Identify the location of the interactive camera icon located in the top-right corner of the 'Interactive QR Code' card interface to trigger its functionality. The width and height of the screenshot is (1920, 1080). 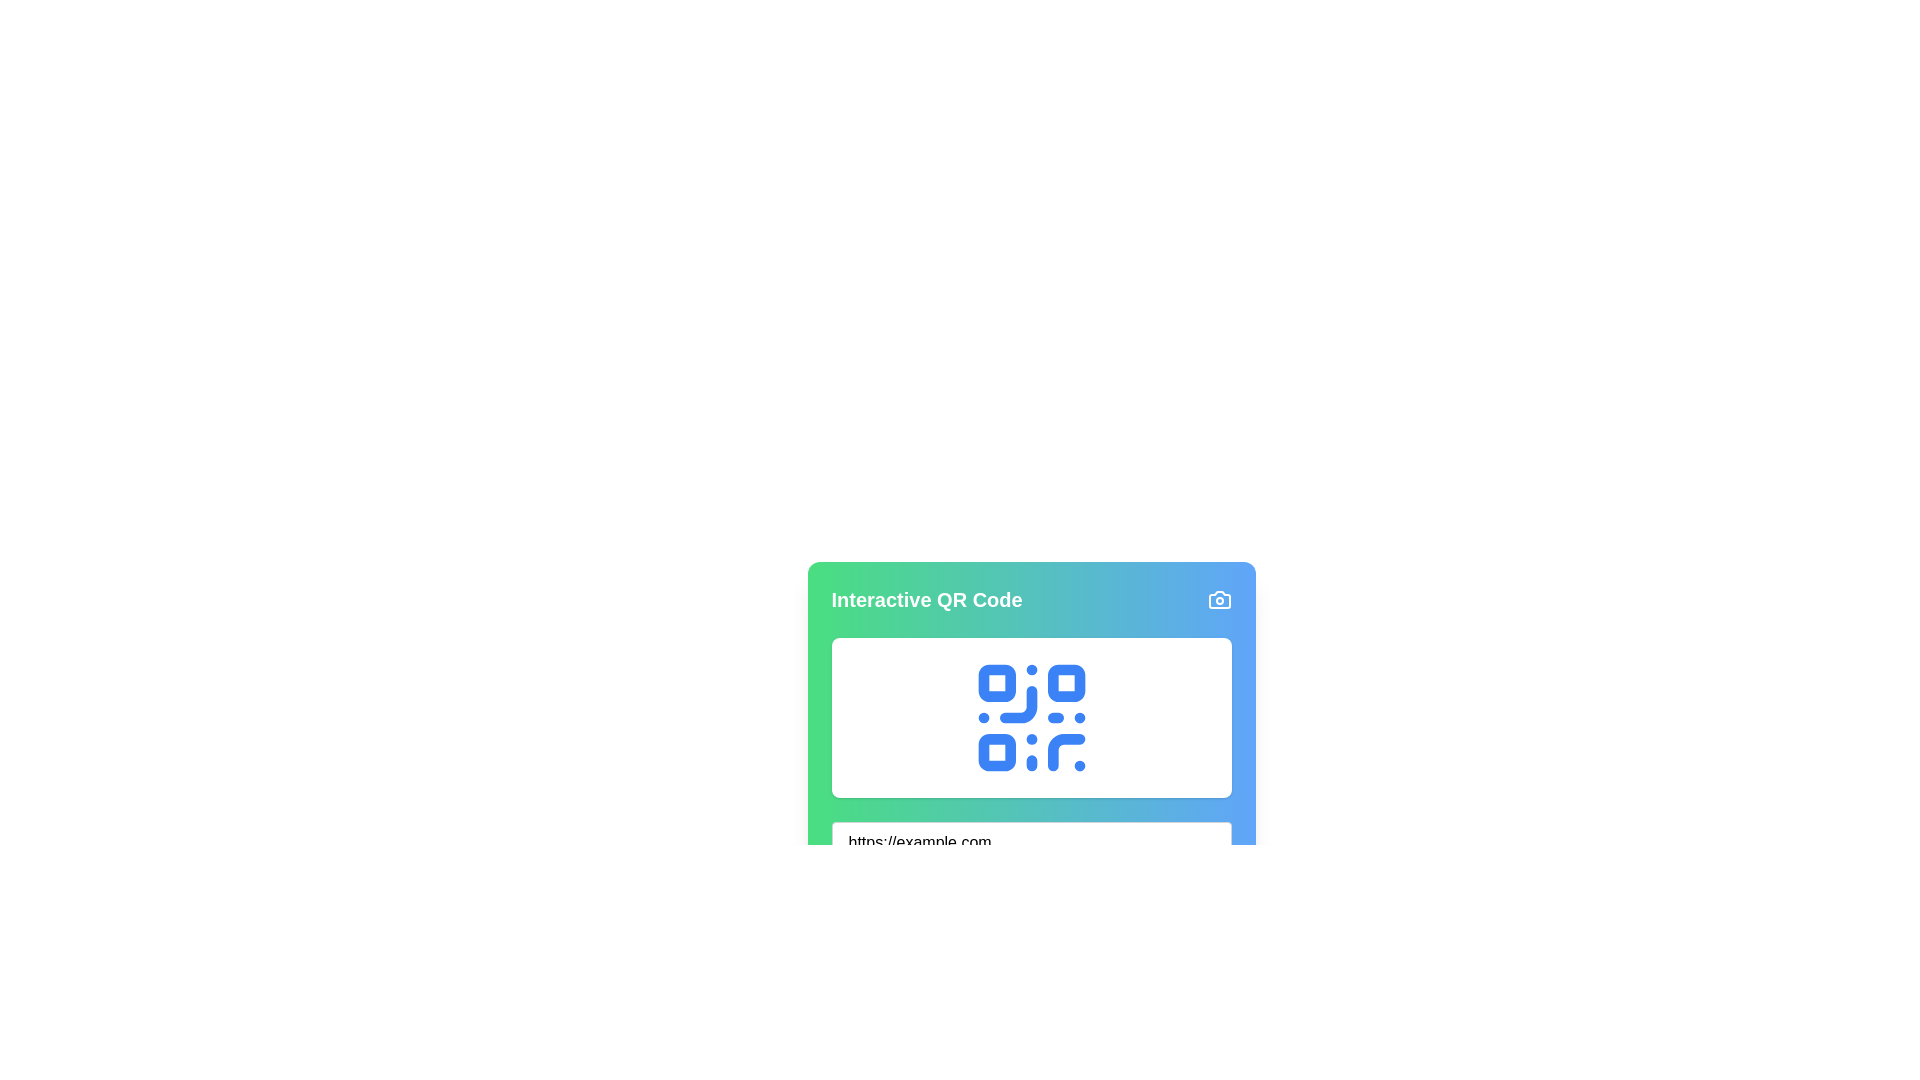
(1218, 599).